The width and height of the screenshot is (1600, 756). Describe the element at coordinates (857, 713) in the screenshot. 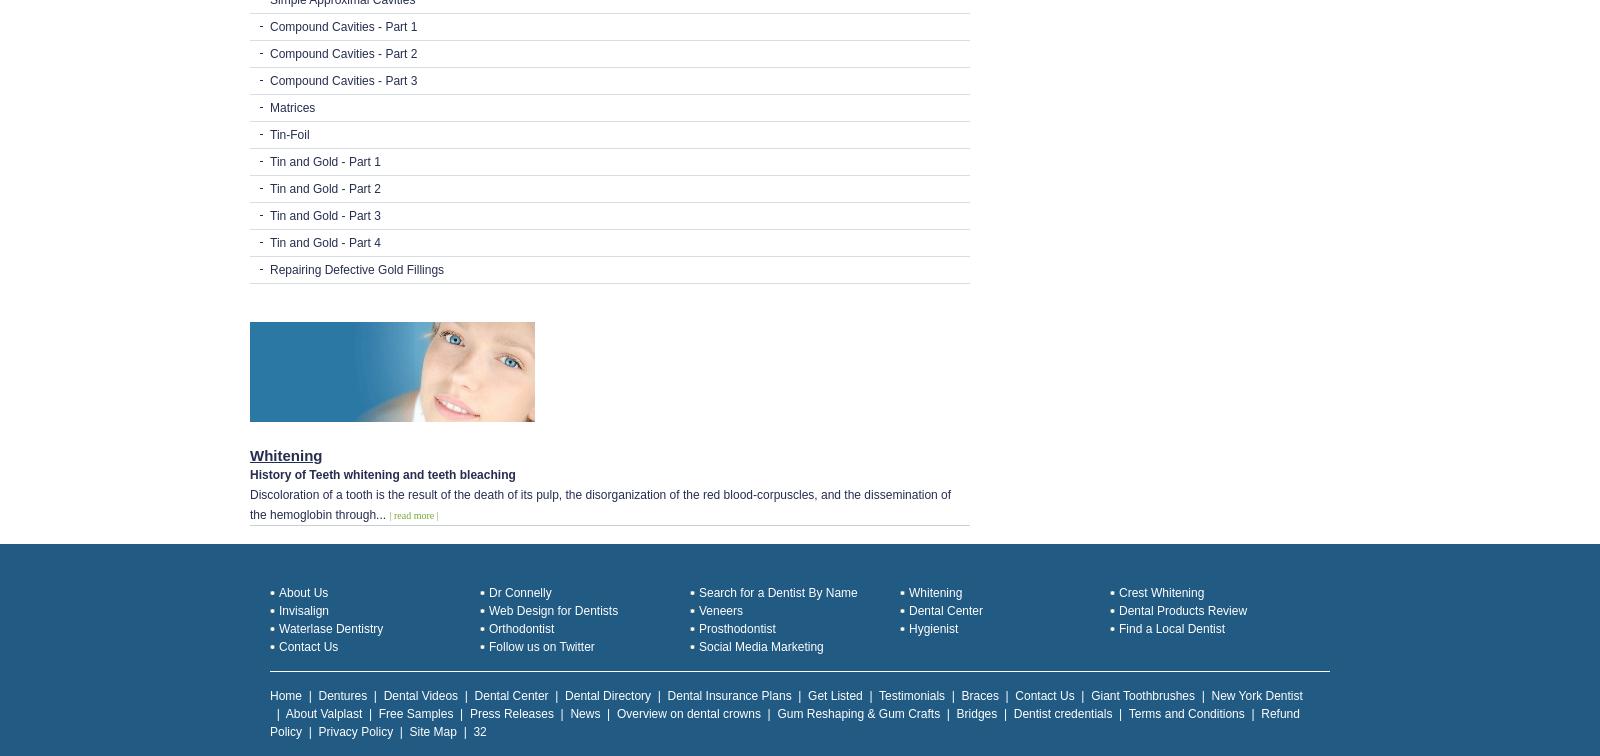

I see `'Gum Reshaping & Gum Crafts'` at that location.